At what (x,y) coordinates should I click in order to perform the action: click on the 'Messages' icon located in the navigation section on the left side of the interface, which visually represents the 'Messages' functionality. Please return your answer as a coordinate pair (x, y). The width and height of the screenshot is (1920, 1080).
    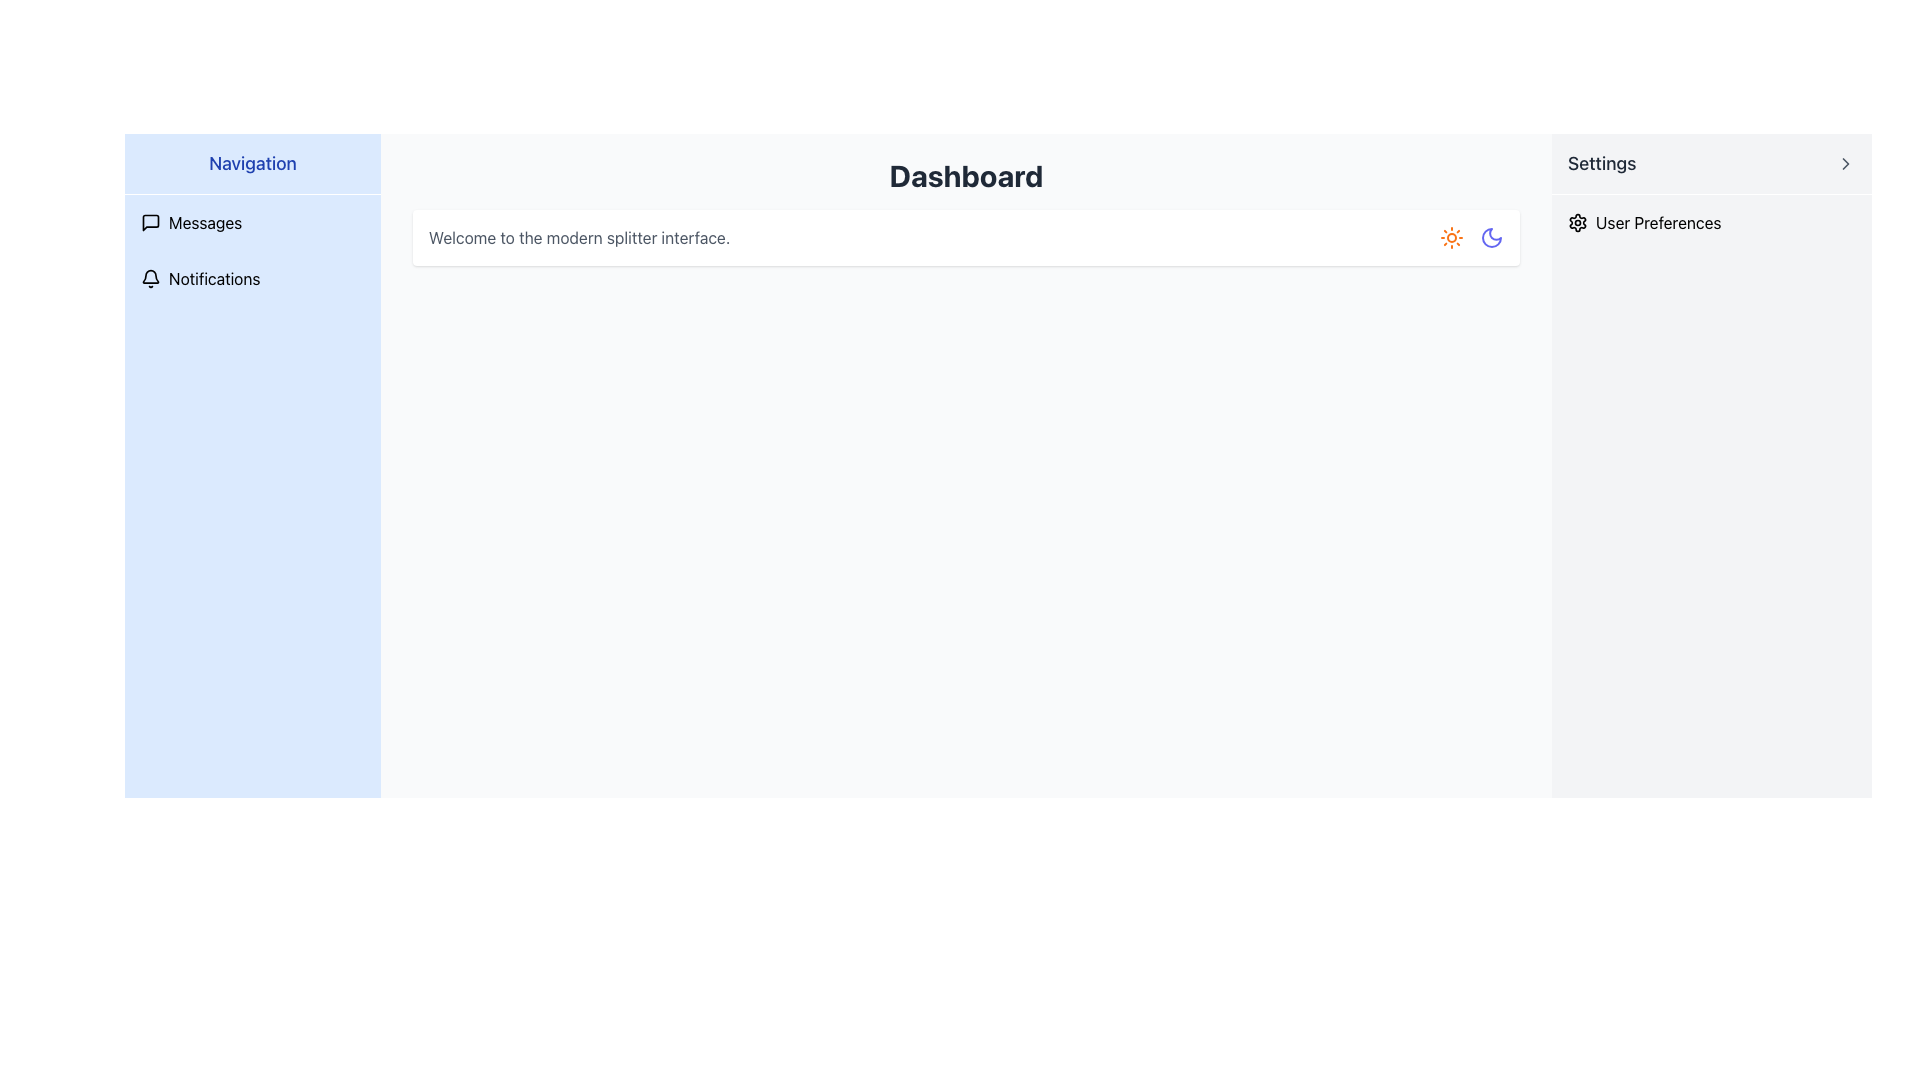
    Looking at the image, I should click on (149, 223).